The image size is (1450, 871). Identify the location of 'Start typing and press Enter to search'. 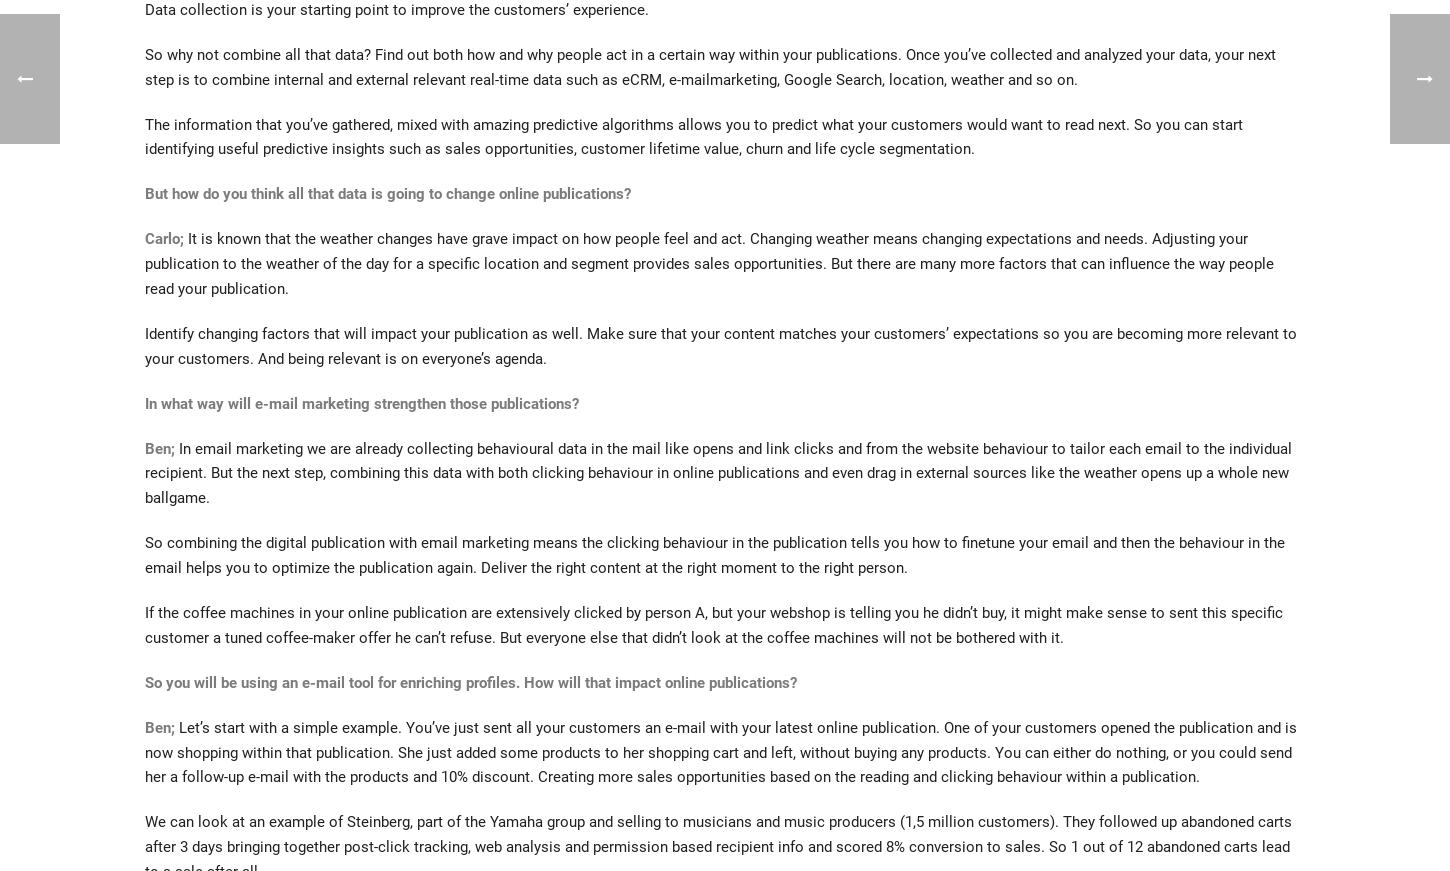
(723, 70).